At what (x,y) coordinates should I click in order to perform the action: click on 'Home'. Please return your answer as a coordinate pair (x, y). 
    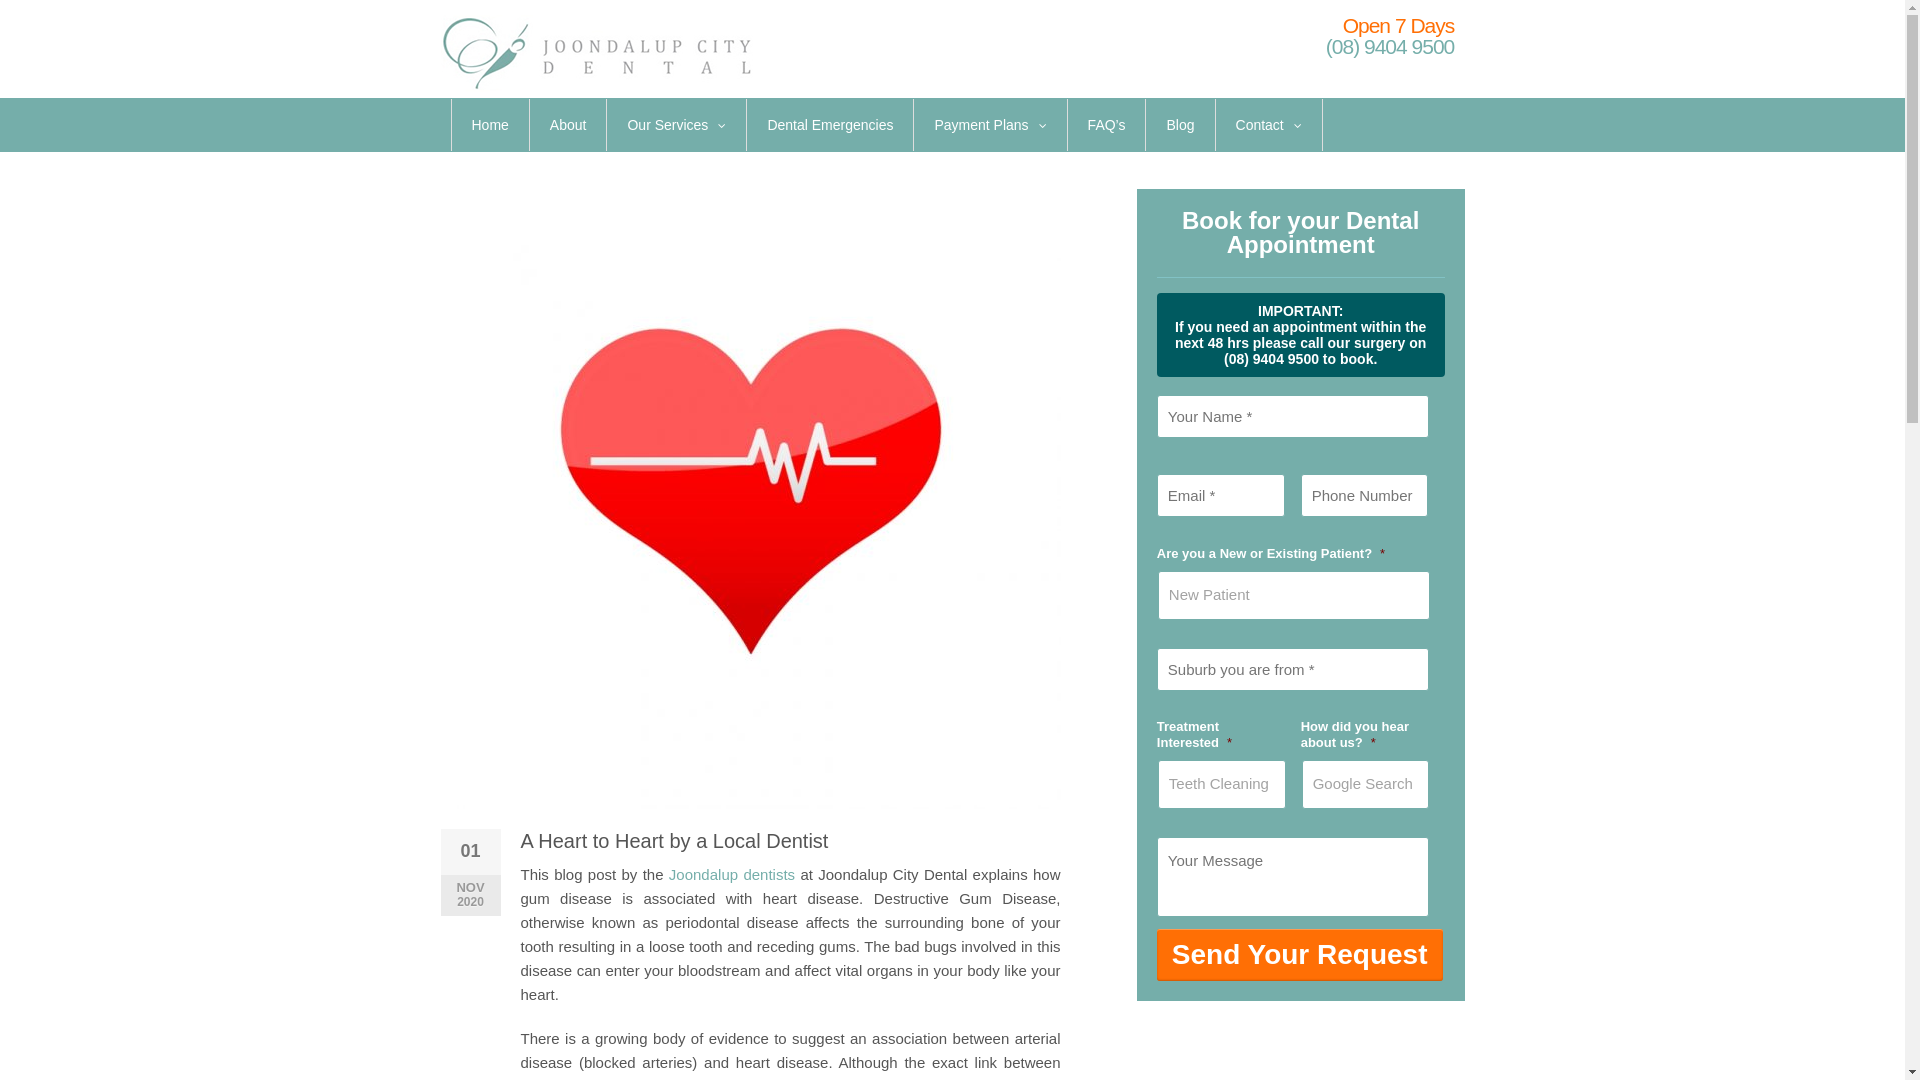
    Looking at the image, I should click on (490, 124).